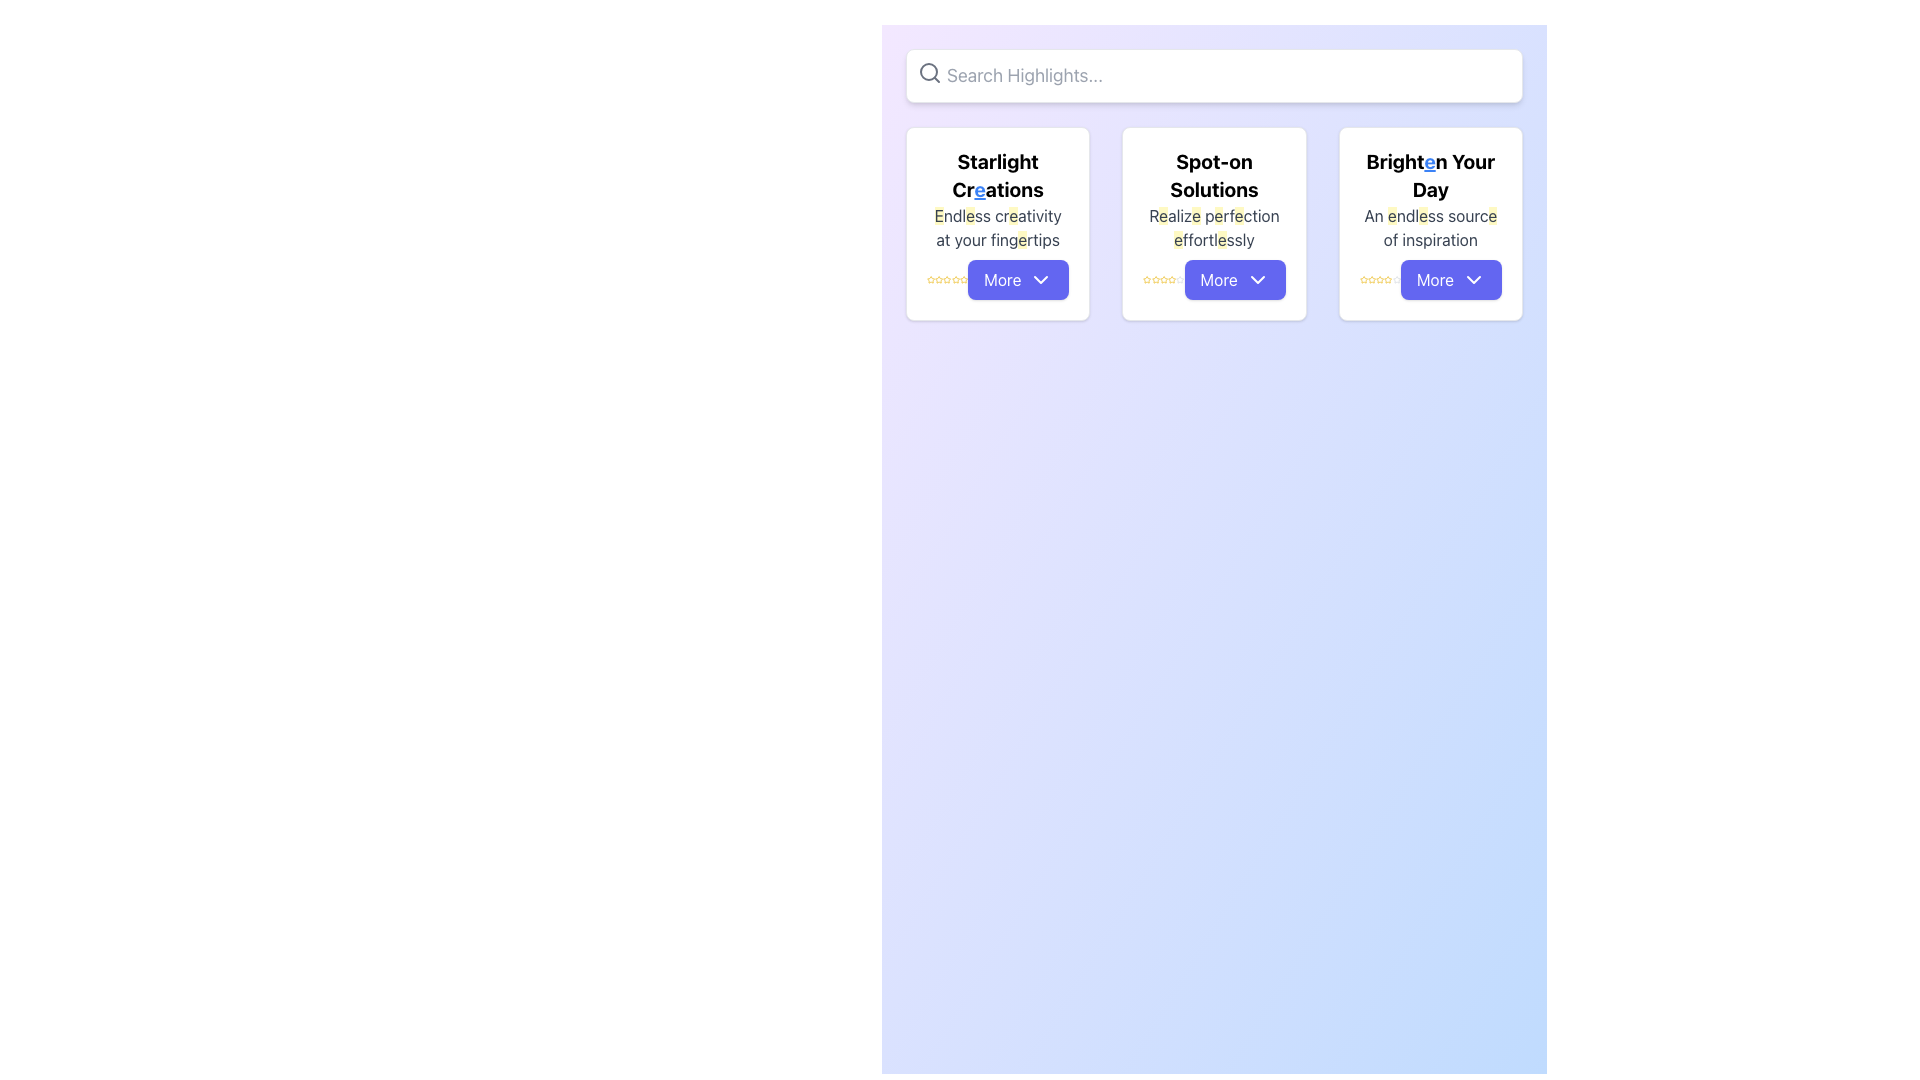  I want to click on the eighth star icon in the rating section beneath the 'Starlight Creations' card to rate it, so click(964, 280).